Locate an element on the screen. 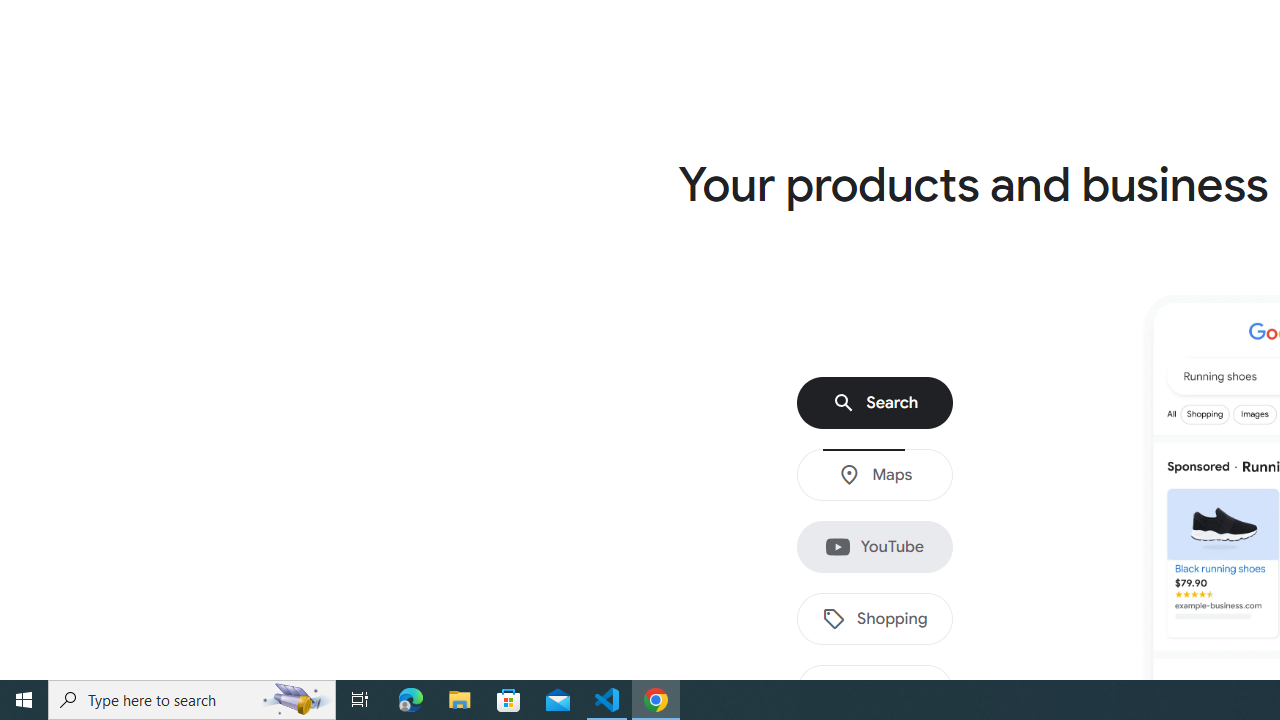 The height and width of the screenshot is (720, 1280). 'Visual Studio Code - 1 running window' is located at coordinates (606, 698).